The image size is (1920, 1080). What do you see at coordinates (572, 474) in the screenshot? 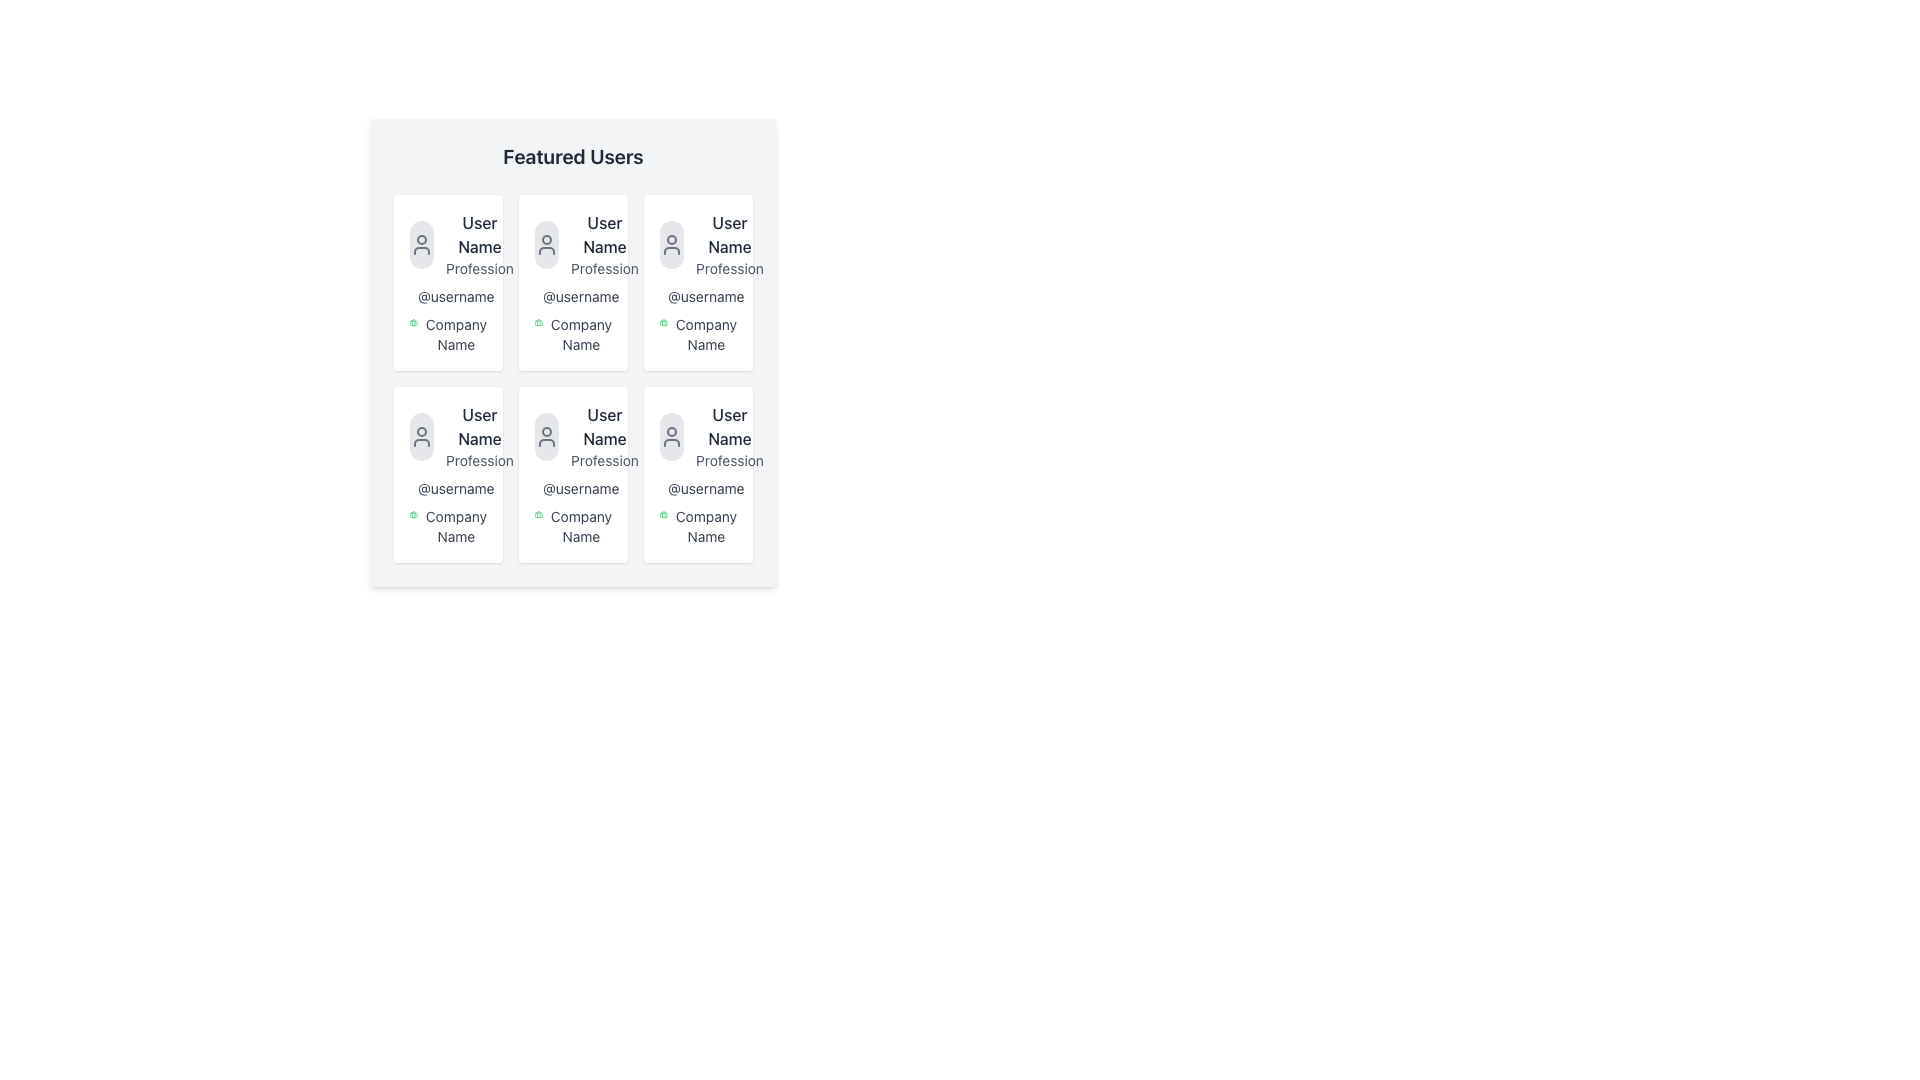
I see `the Profile Card located in the middle of the bottom row of the grid layout, distinguished by its rounded corners and shadow effect, which contains user profile information` at bounding box center [572, 474].